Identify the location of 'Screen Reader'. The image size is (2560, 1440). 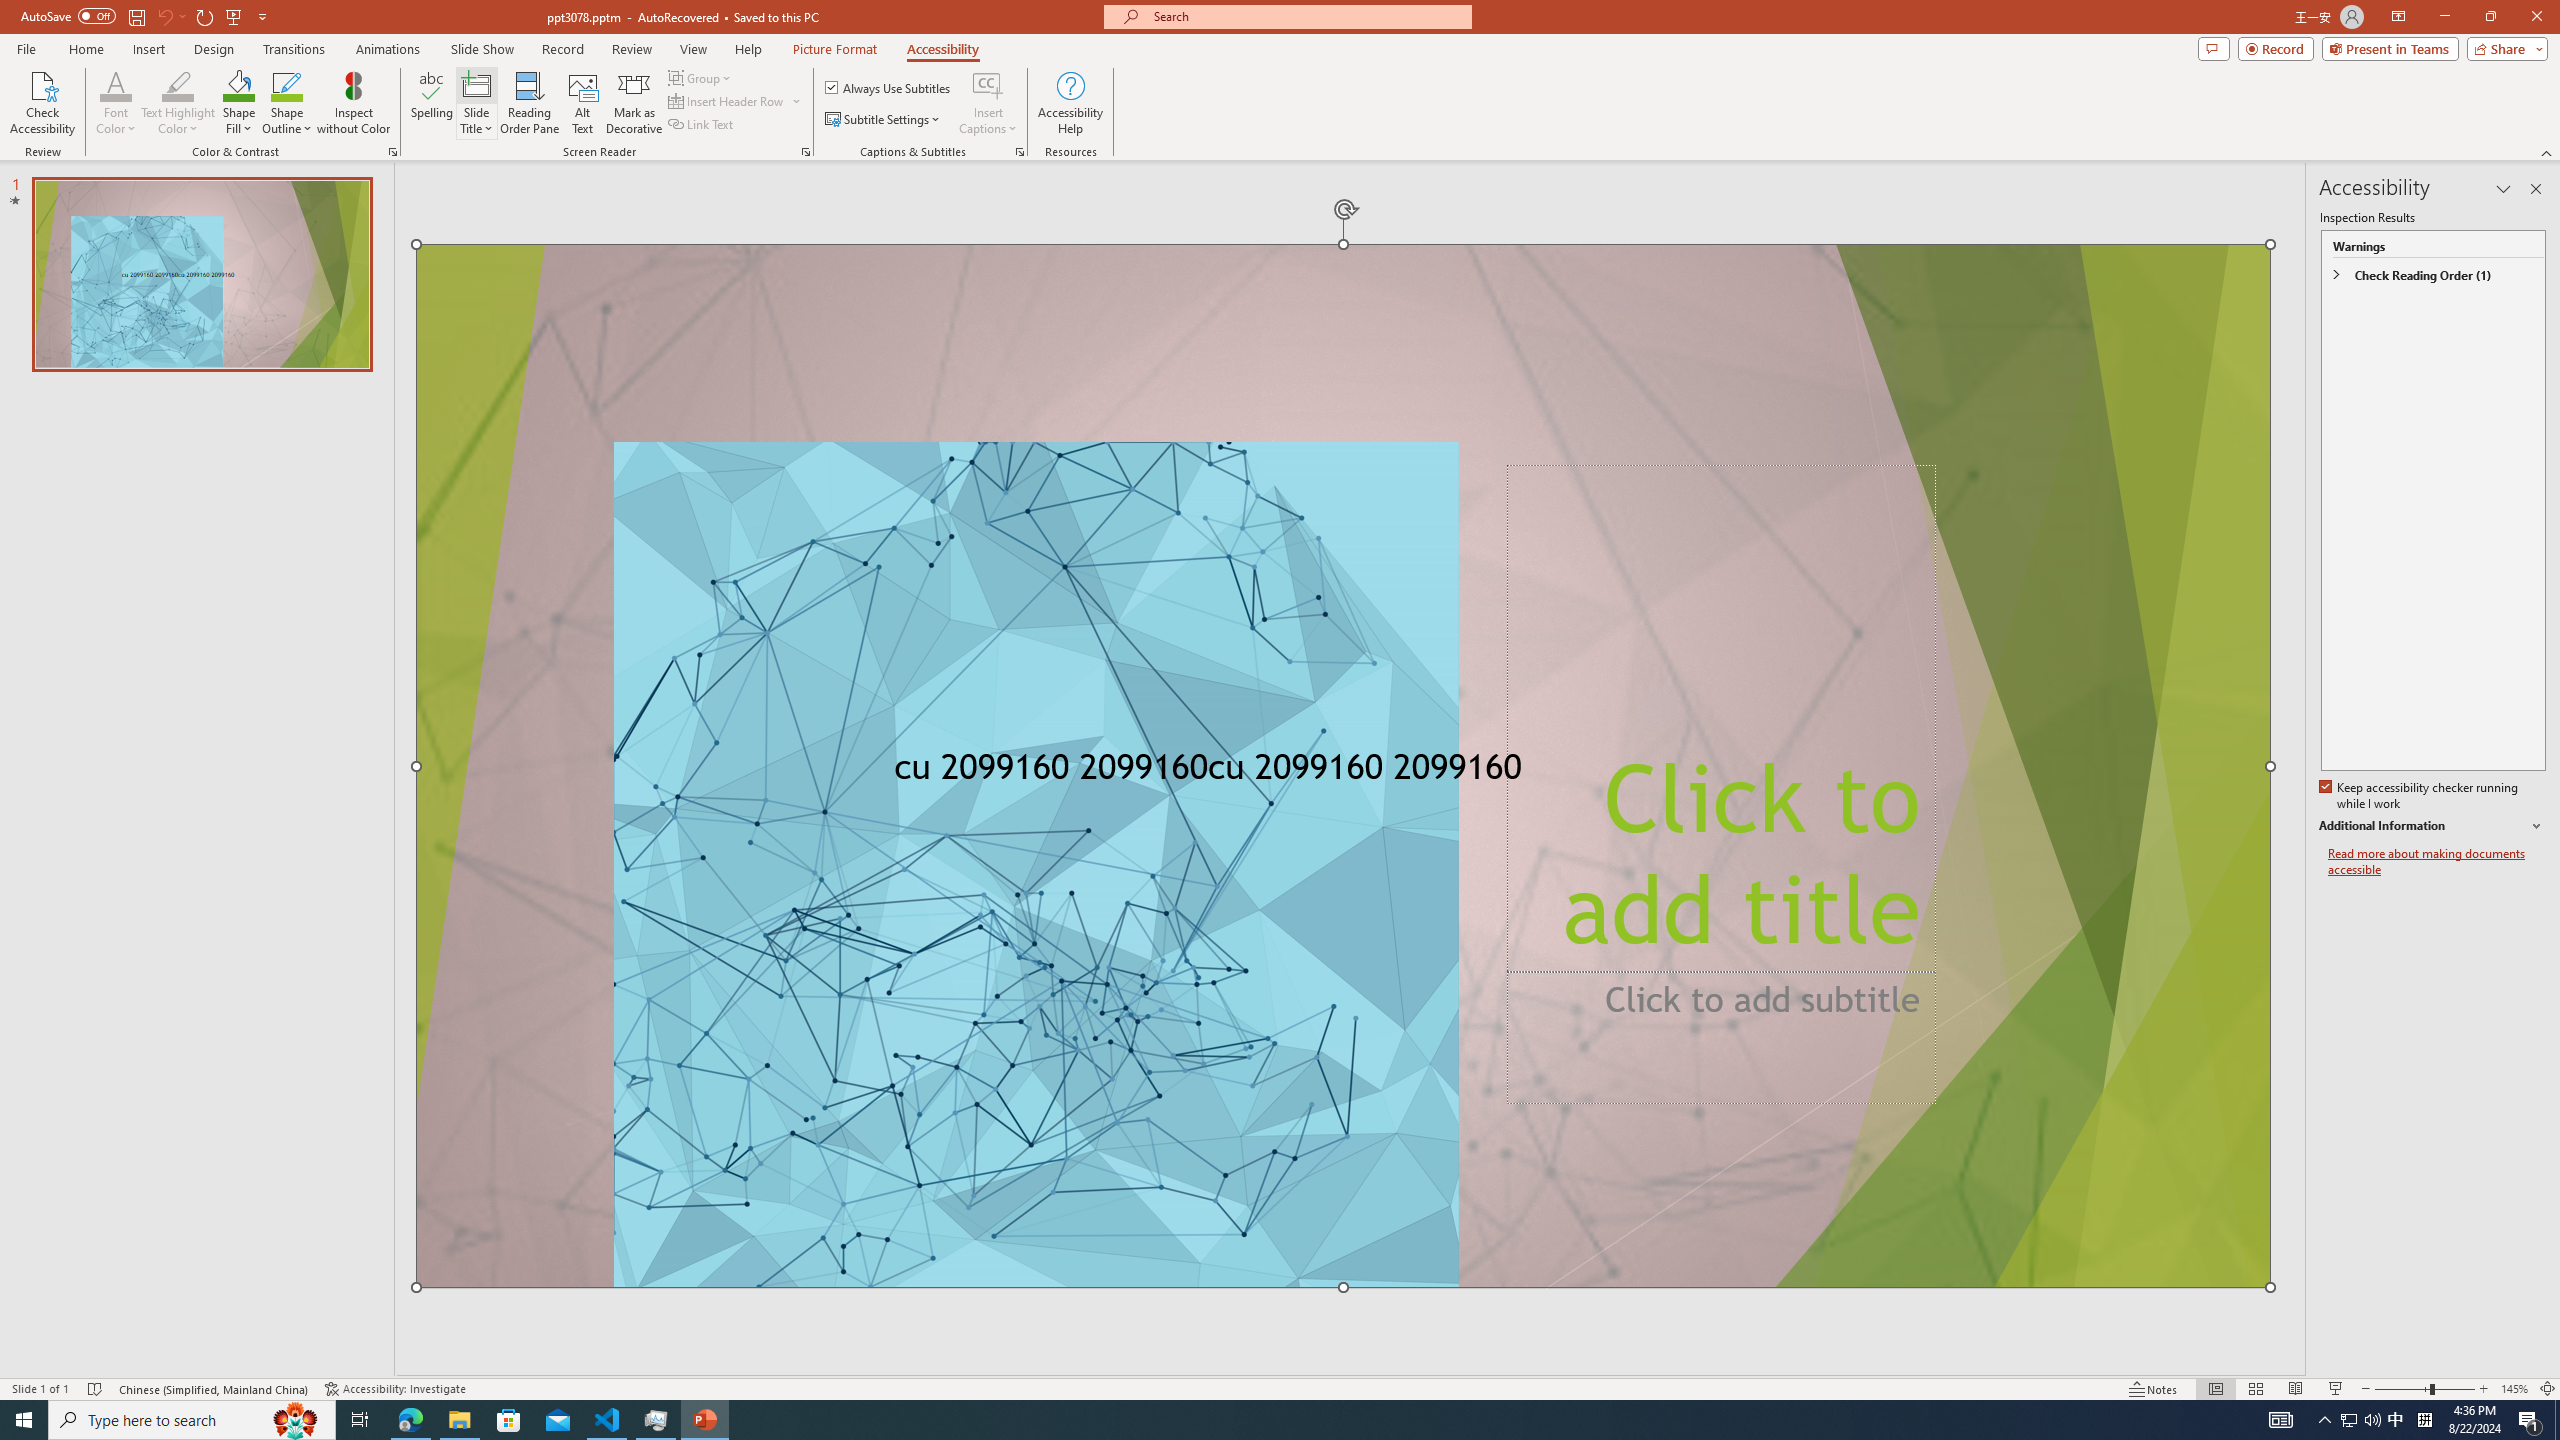
(806, 150).